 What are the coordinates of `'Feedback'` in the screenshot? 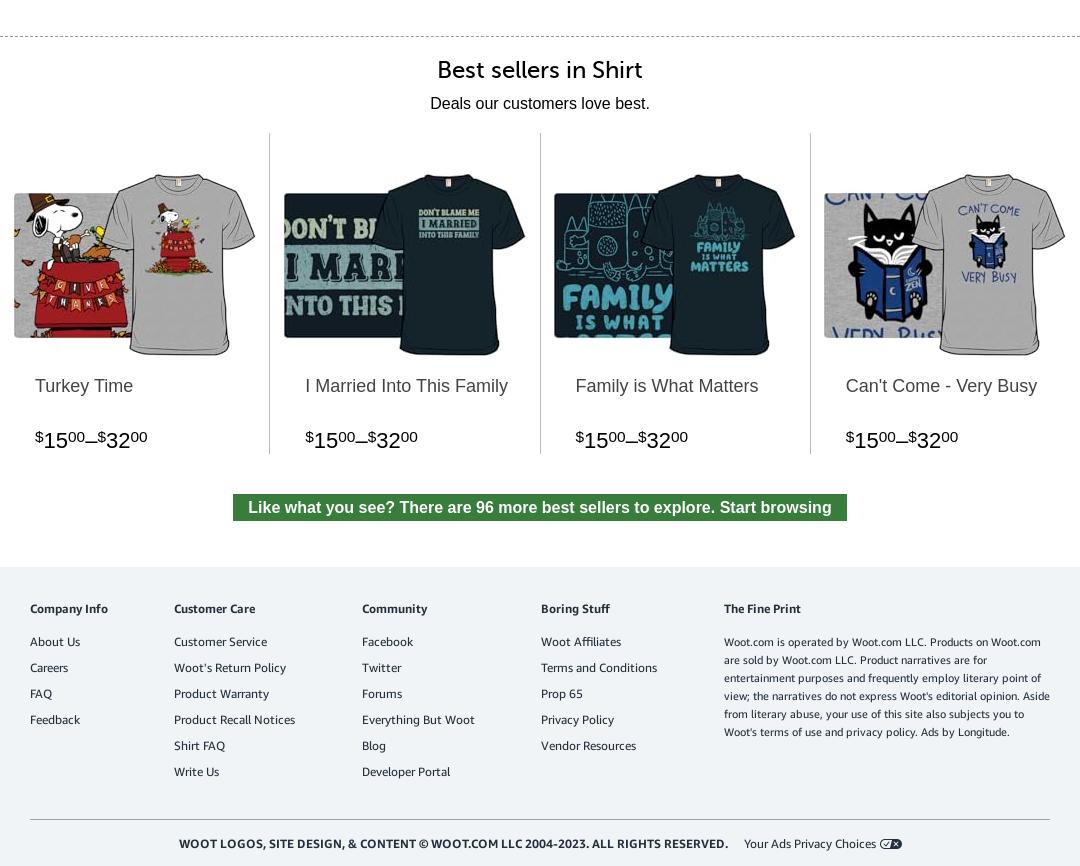 It's located at (53, 717).